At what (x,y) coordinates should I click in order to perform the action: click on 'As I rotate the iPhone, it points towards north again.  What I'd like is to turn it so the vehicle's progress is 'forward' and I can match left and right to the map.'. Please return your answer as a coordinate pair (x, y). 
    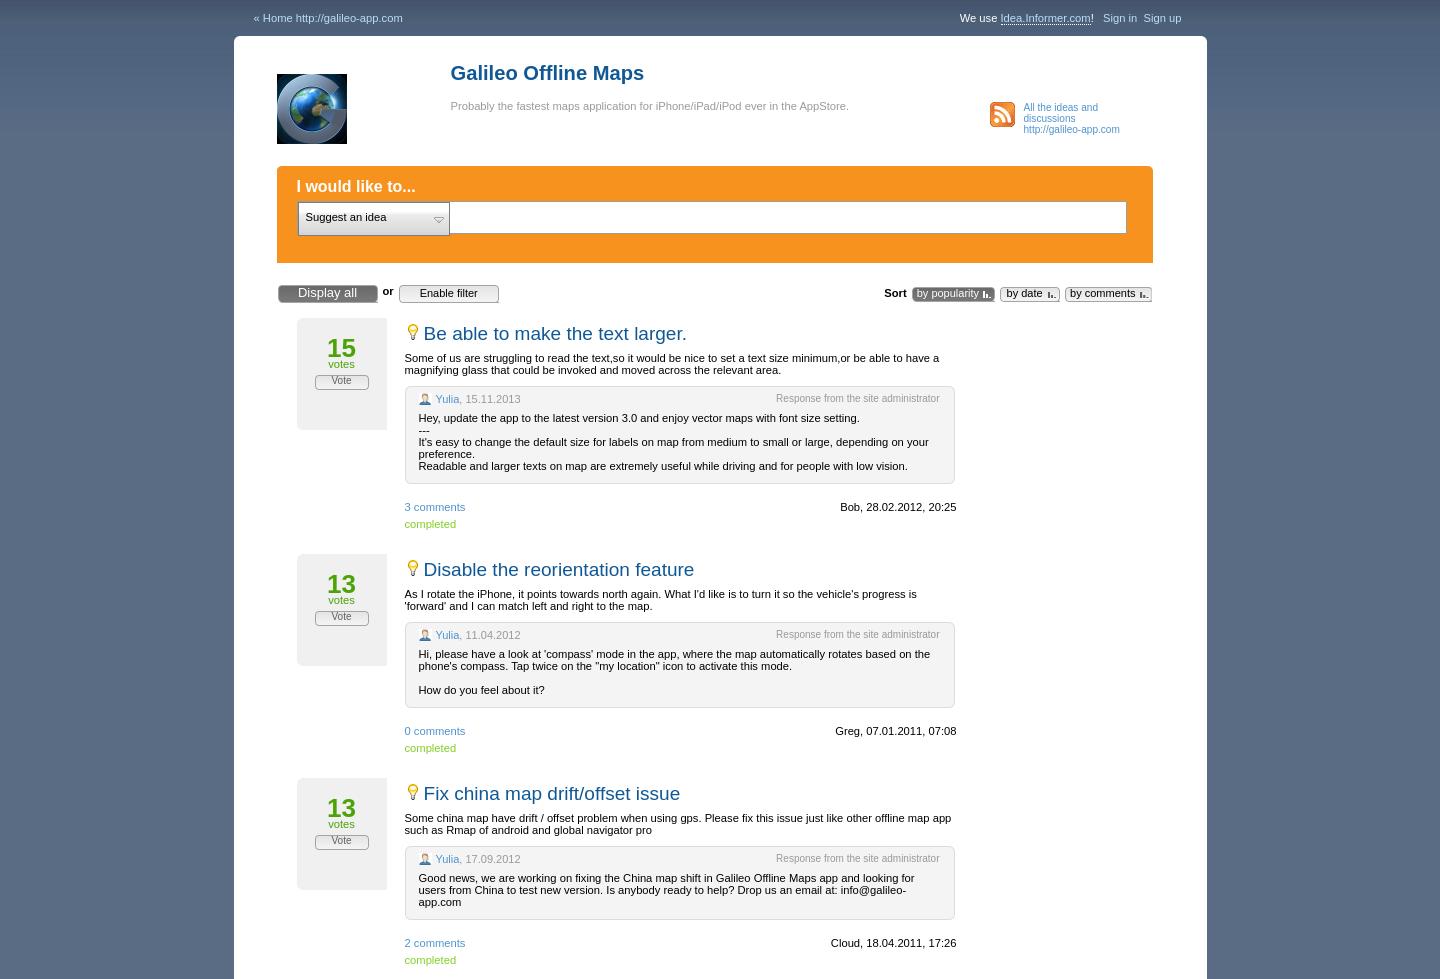
    Looking at the image, I should click on (658, 599).